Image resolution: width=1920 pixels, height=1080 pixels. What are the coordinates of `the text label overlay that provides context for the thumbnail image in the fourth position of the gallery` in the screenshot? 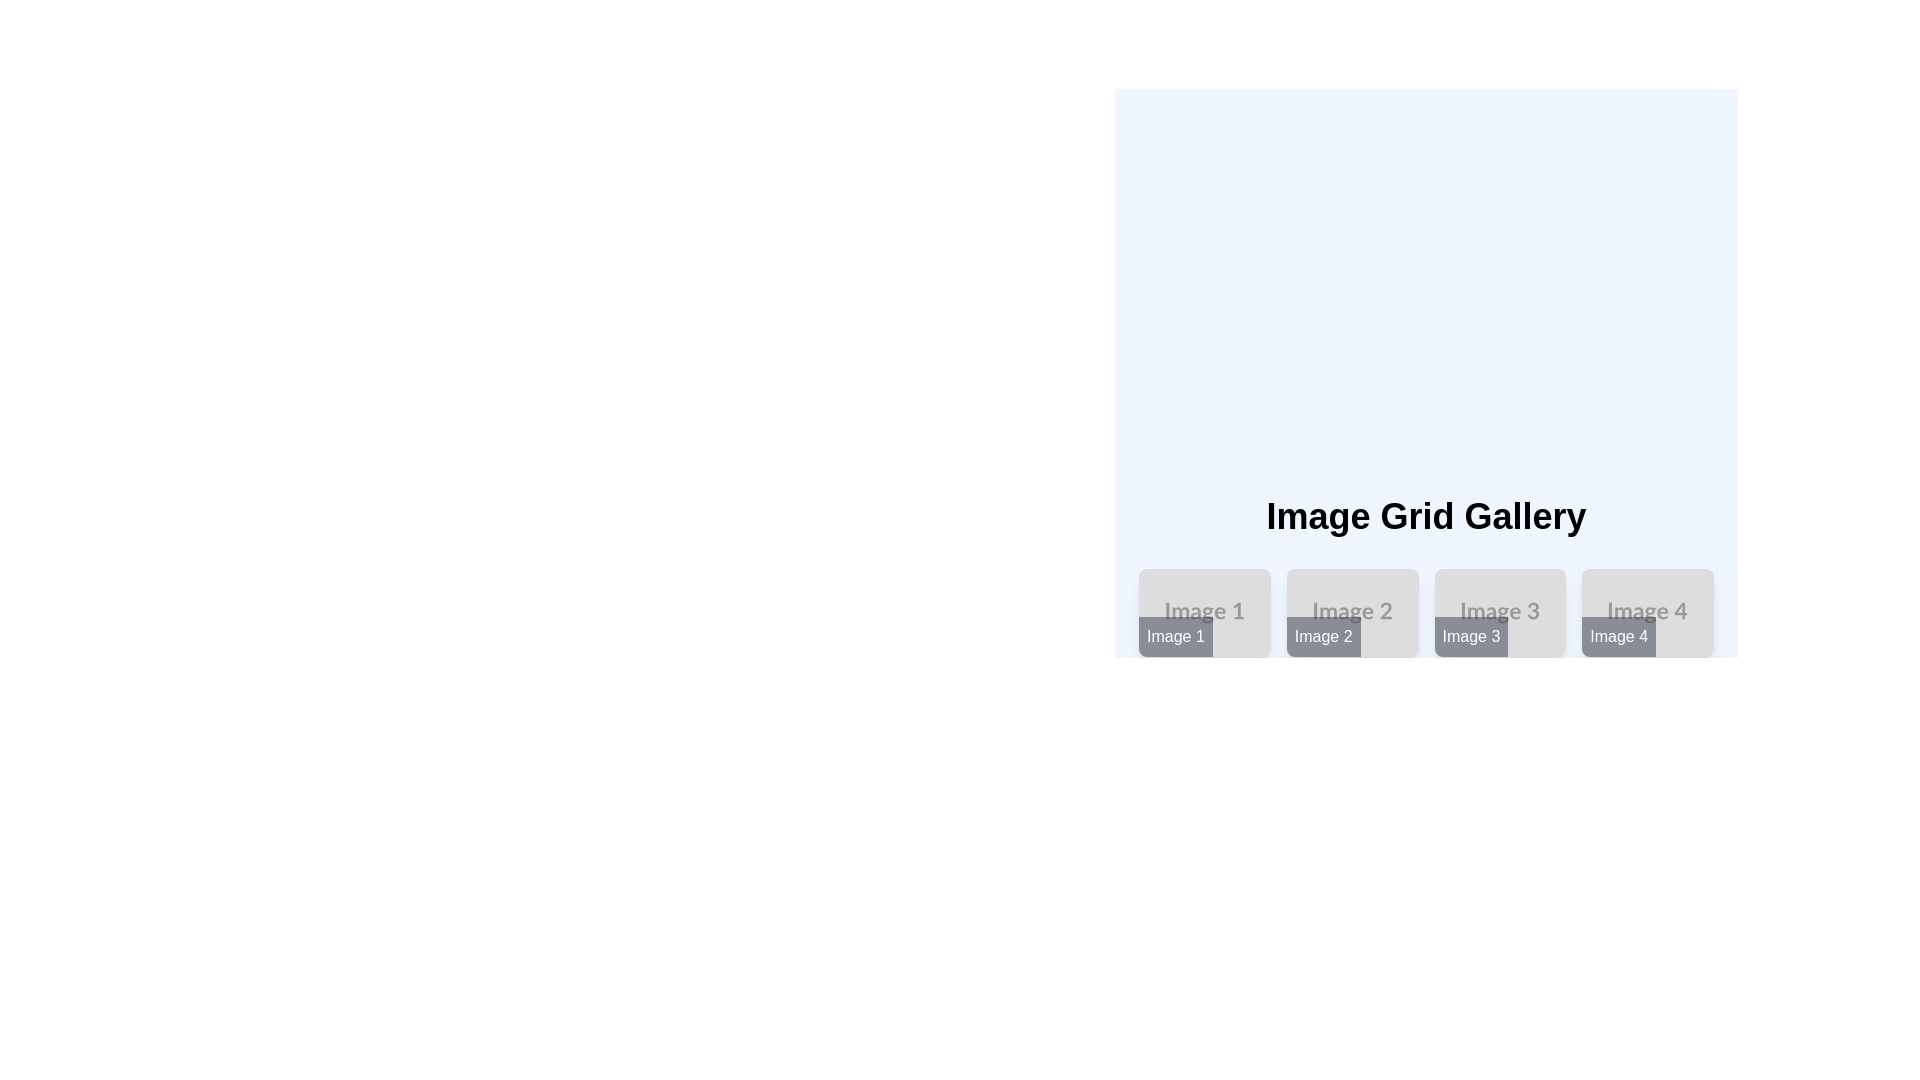 It's located at (1619, 636).